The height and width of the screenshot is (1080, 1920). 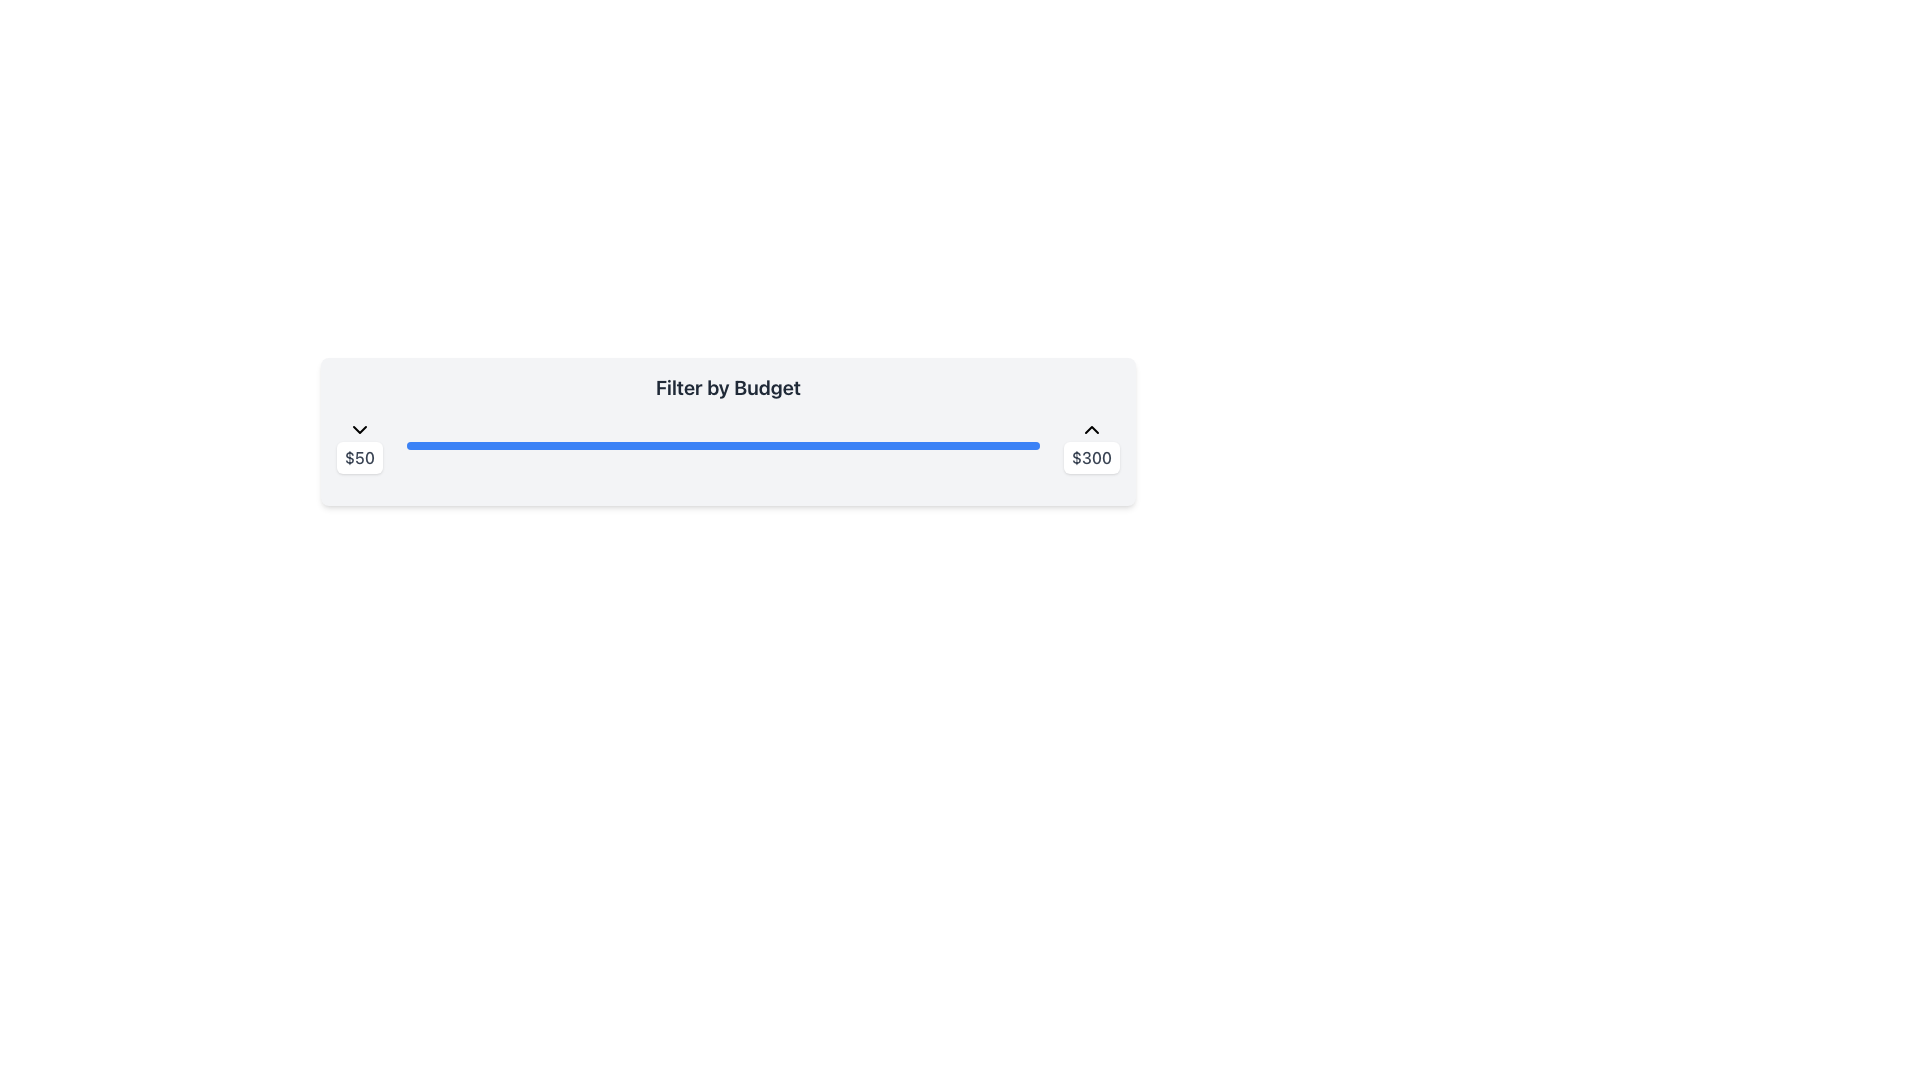 I want to click on the budget filter, so click(x=775, y=445).